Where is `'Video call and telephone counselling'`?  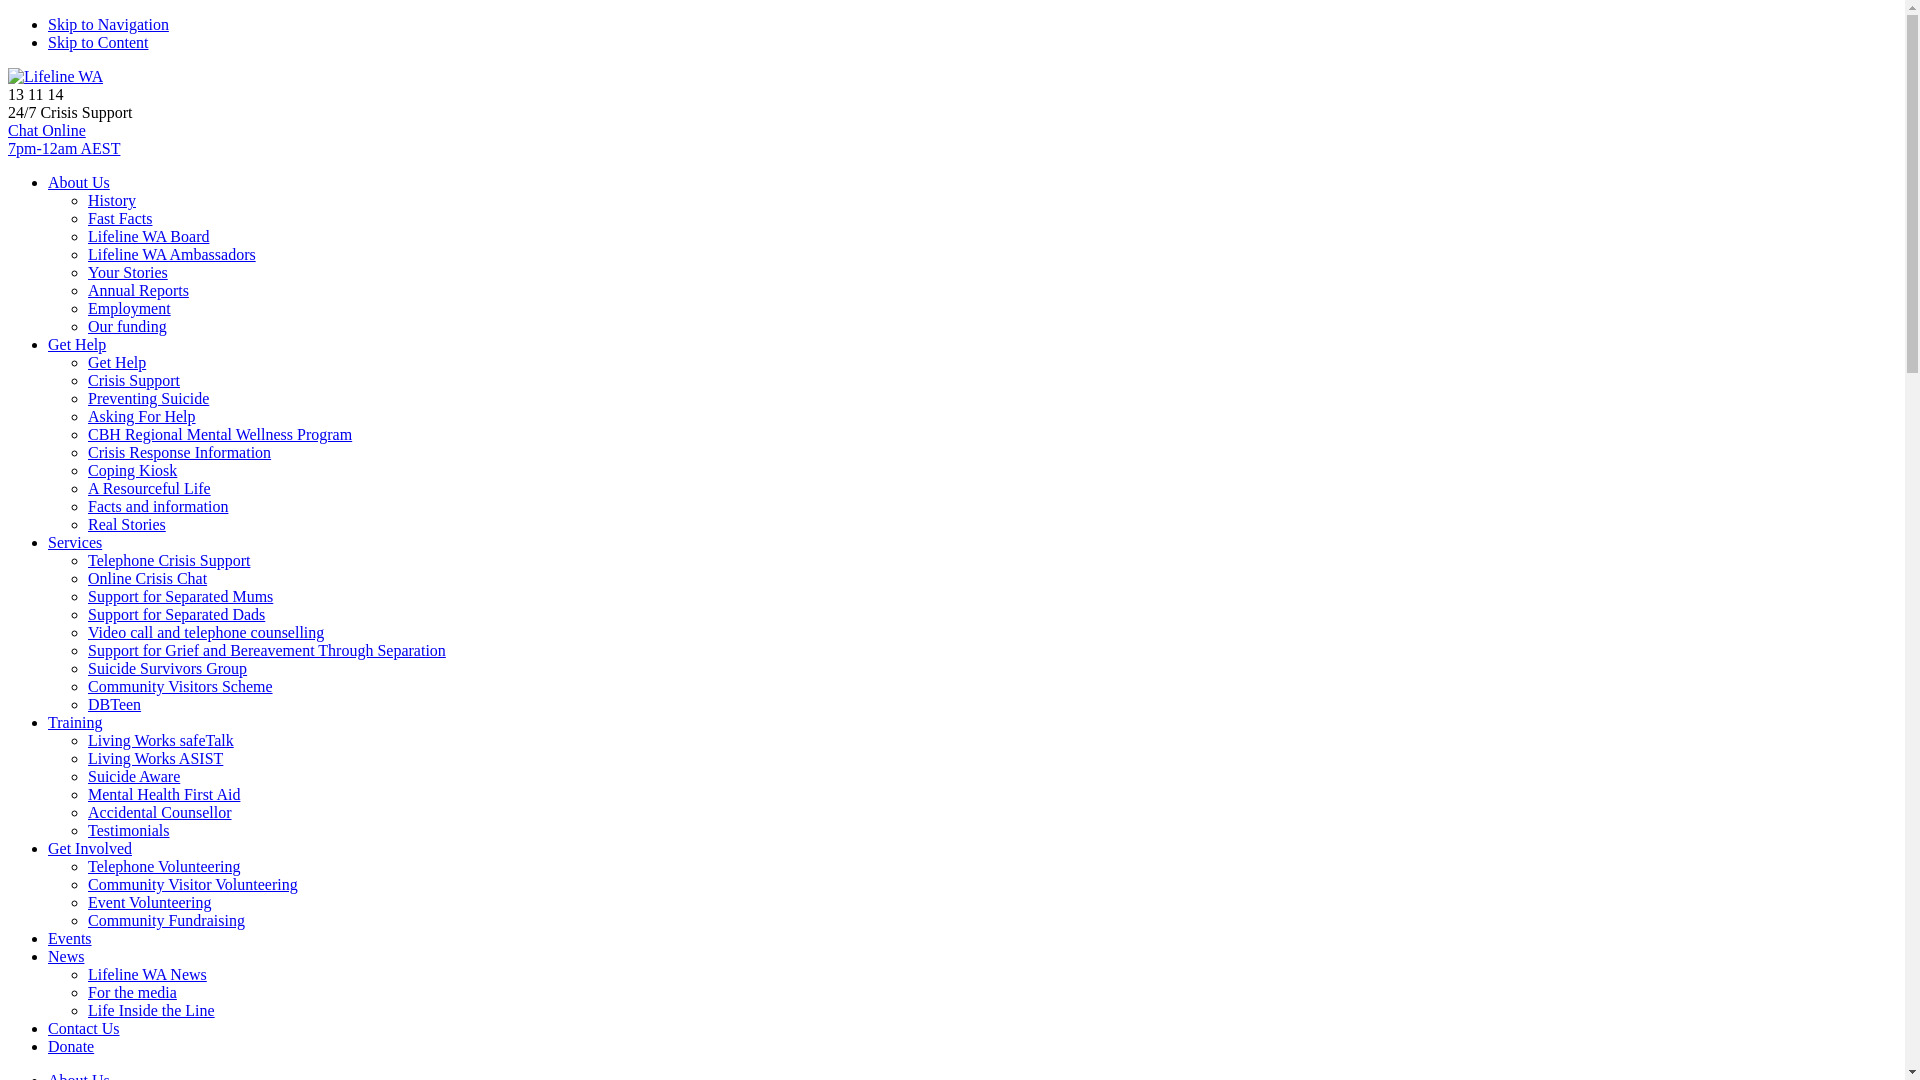 'Video call and telephone counselling' is located at coordinates (86, 632).